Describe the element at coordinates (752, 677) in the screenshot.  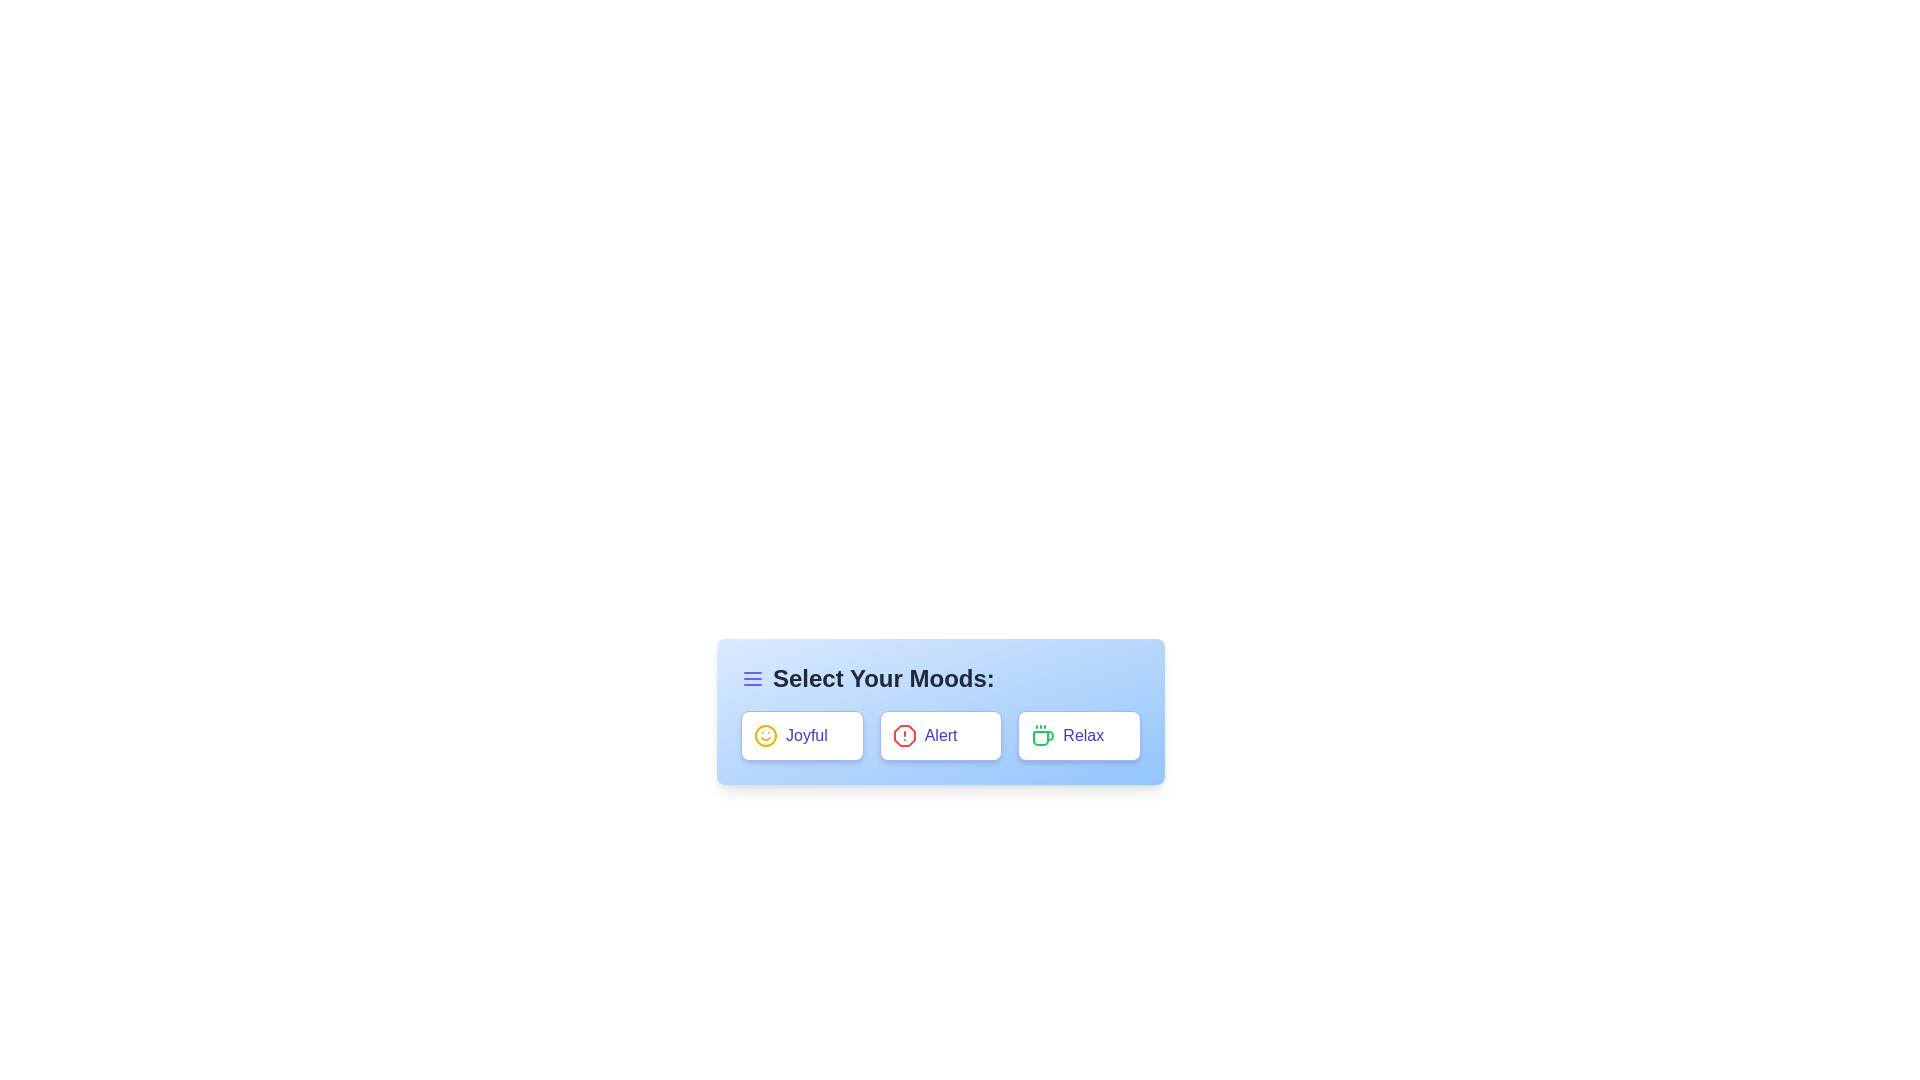
I see `the menu icon to open the menu` at that location.